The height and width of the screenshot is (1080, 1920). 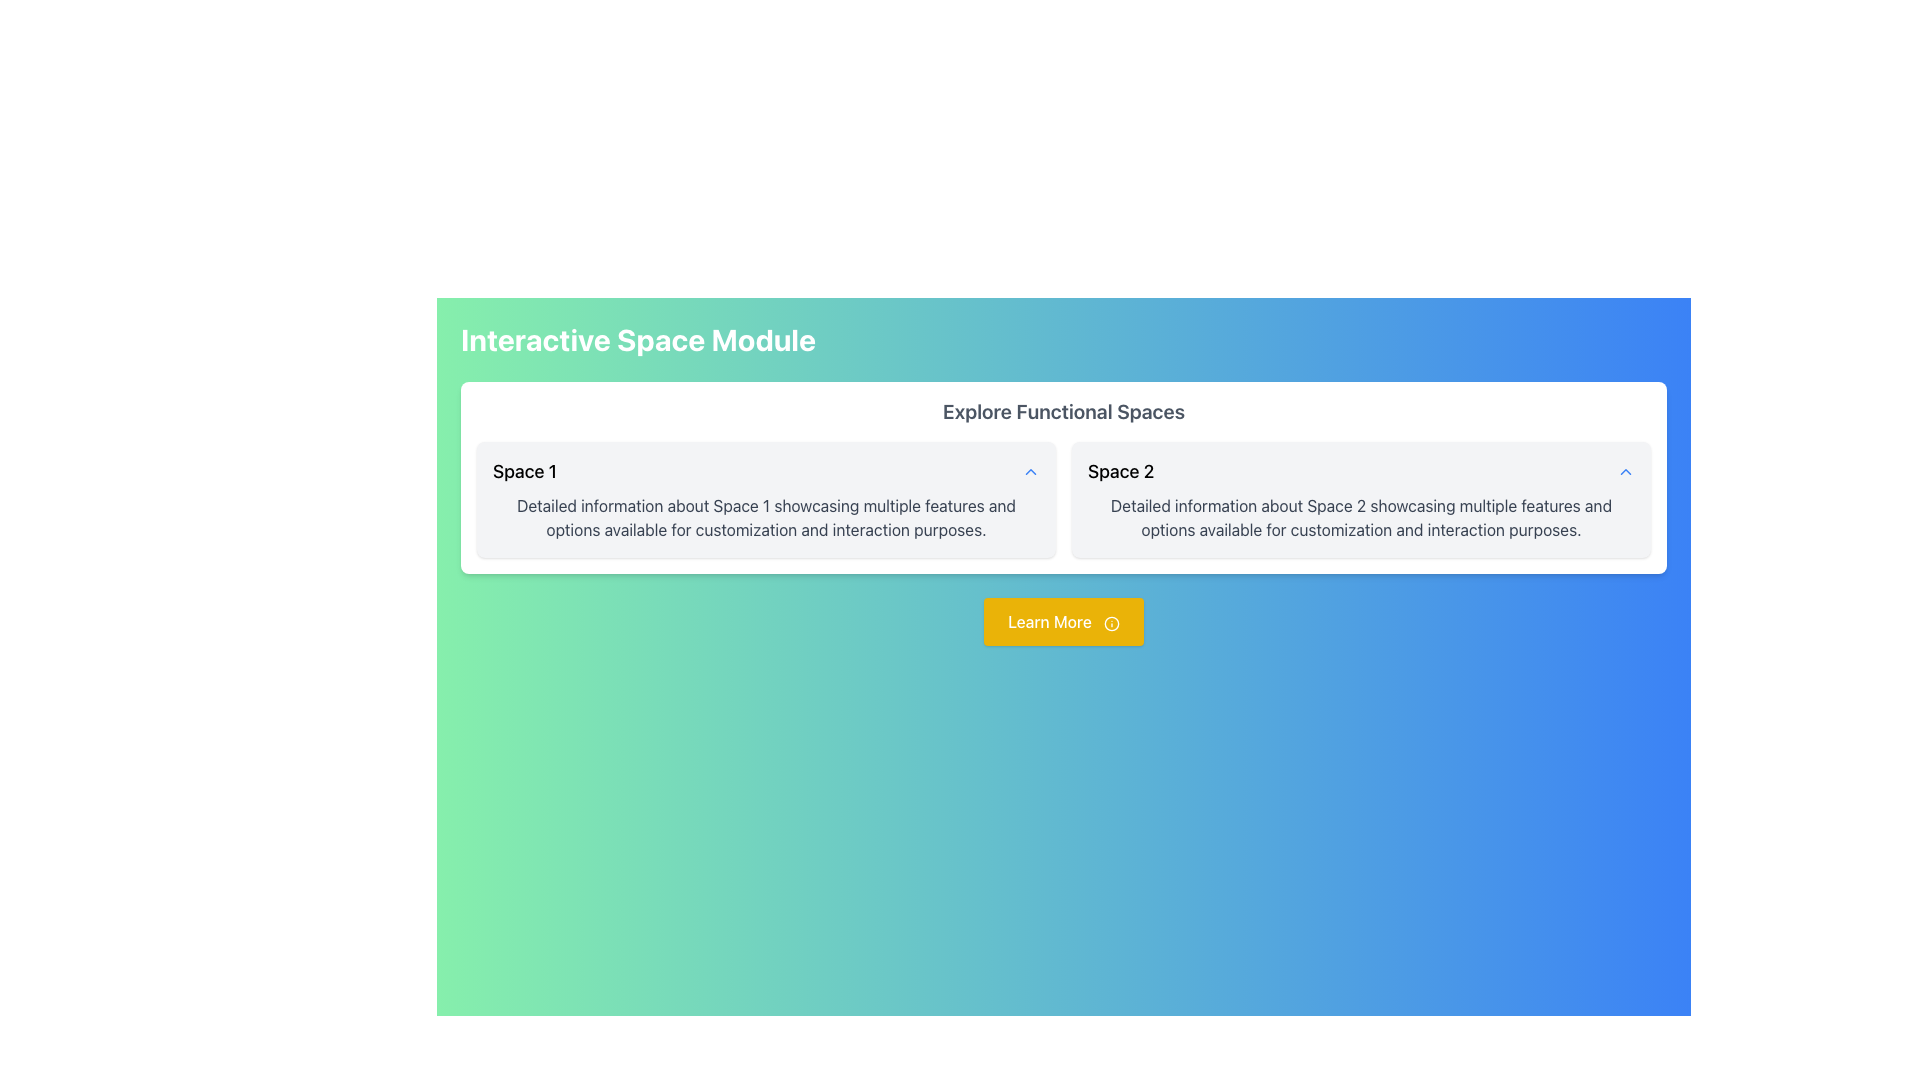 What do you see at coordinates (1110, 622) in the screenshot?
I see `the icon located to the right of the 'Learn More' text label on the yellow button` at bounding box center [1110, 622].